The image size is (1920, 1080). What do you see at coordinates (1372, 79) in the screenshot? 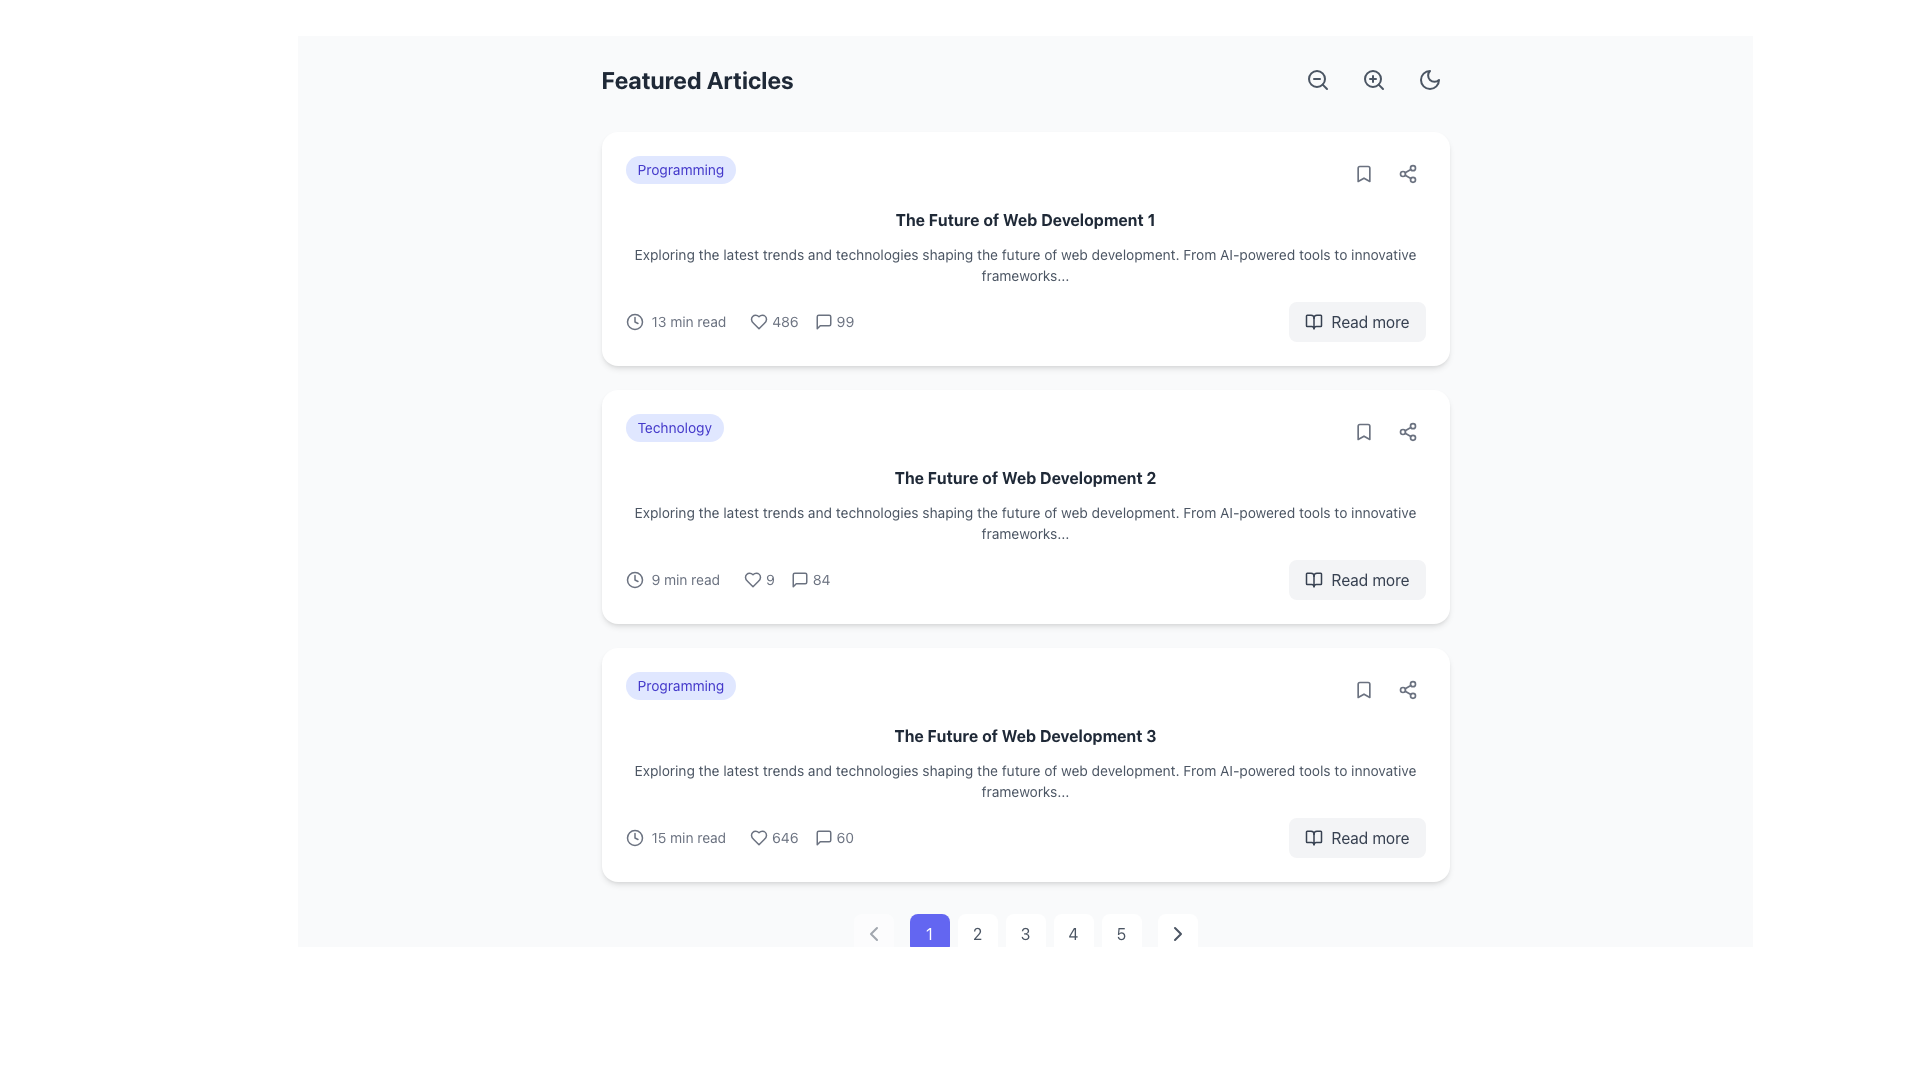
I see `the zoom in button located in the top navigation bar, which is the second icon from the right` at bounding box center [1372, 79].